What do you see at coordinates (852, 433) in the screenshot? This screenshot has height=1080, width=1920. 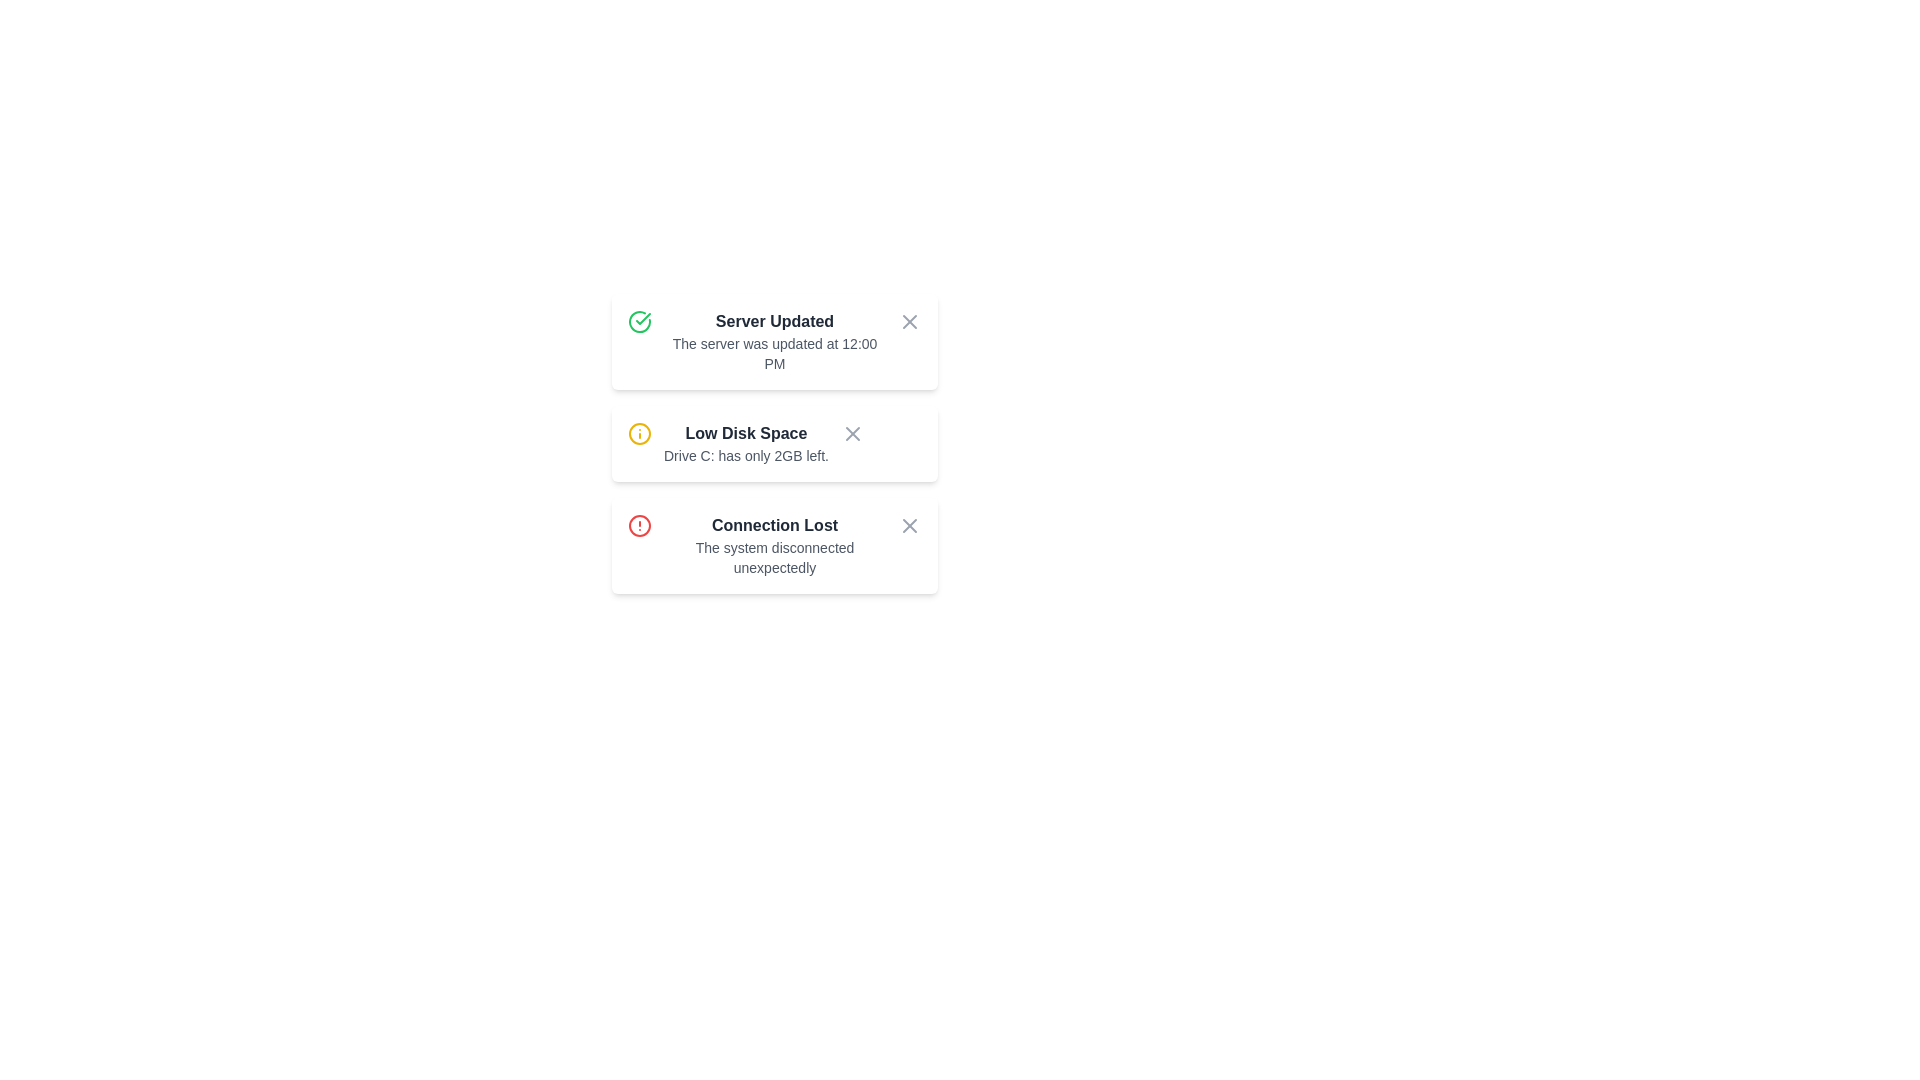 I see `the close icon represented by an 'X' within the 'Connection Lost' notification card to observe its hover-specific styling effects` at bounding box center [852, 433].